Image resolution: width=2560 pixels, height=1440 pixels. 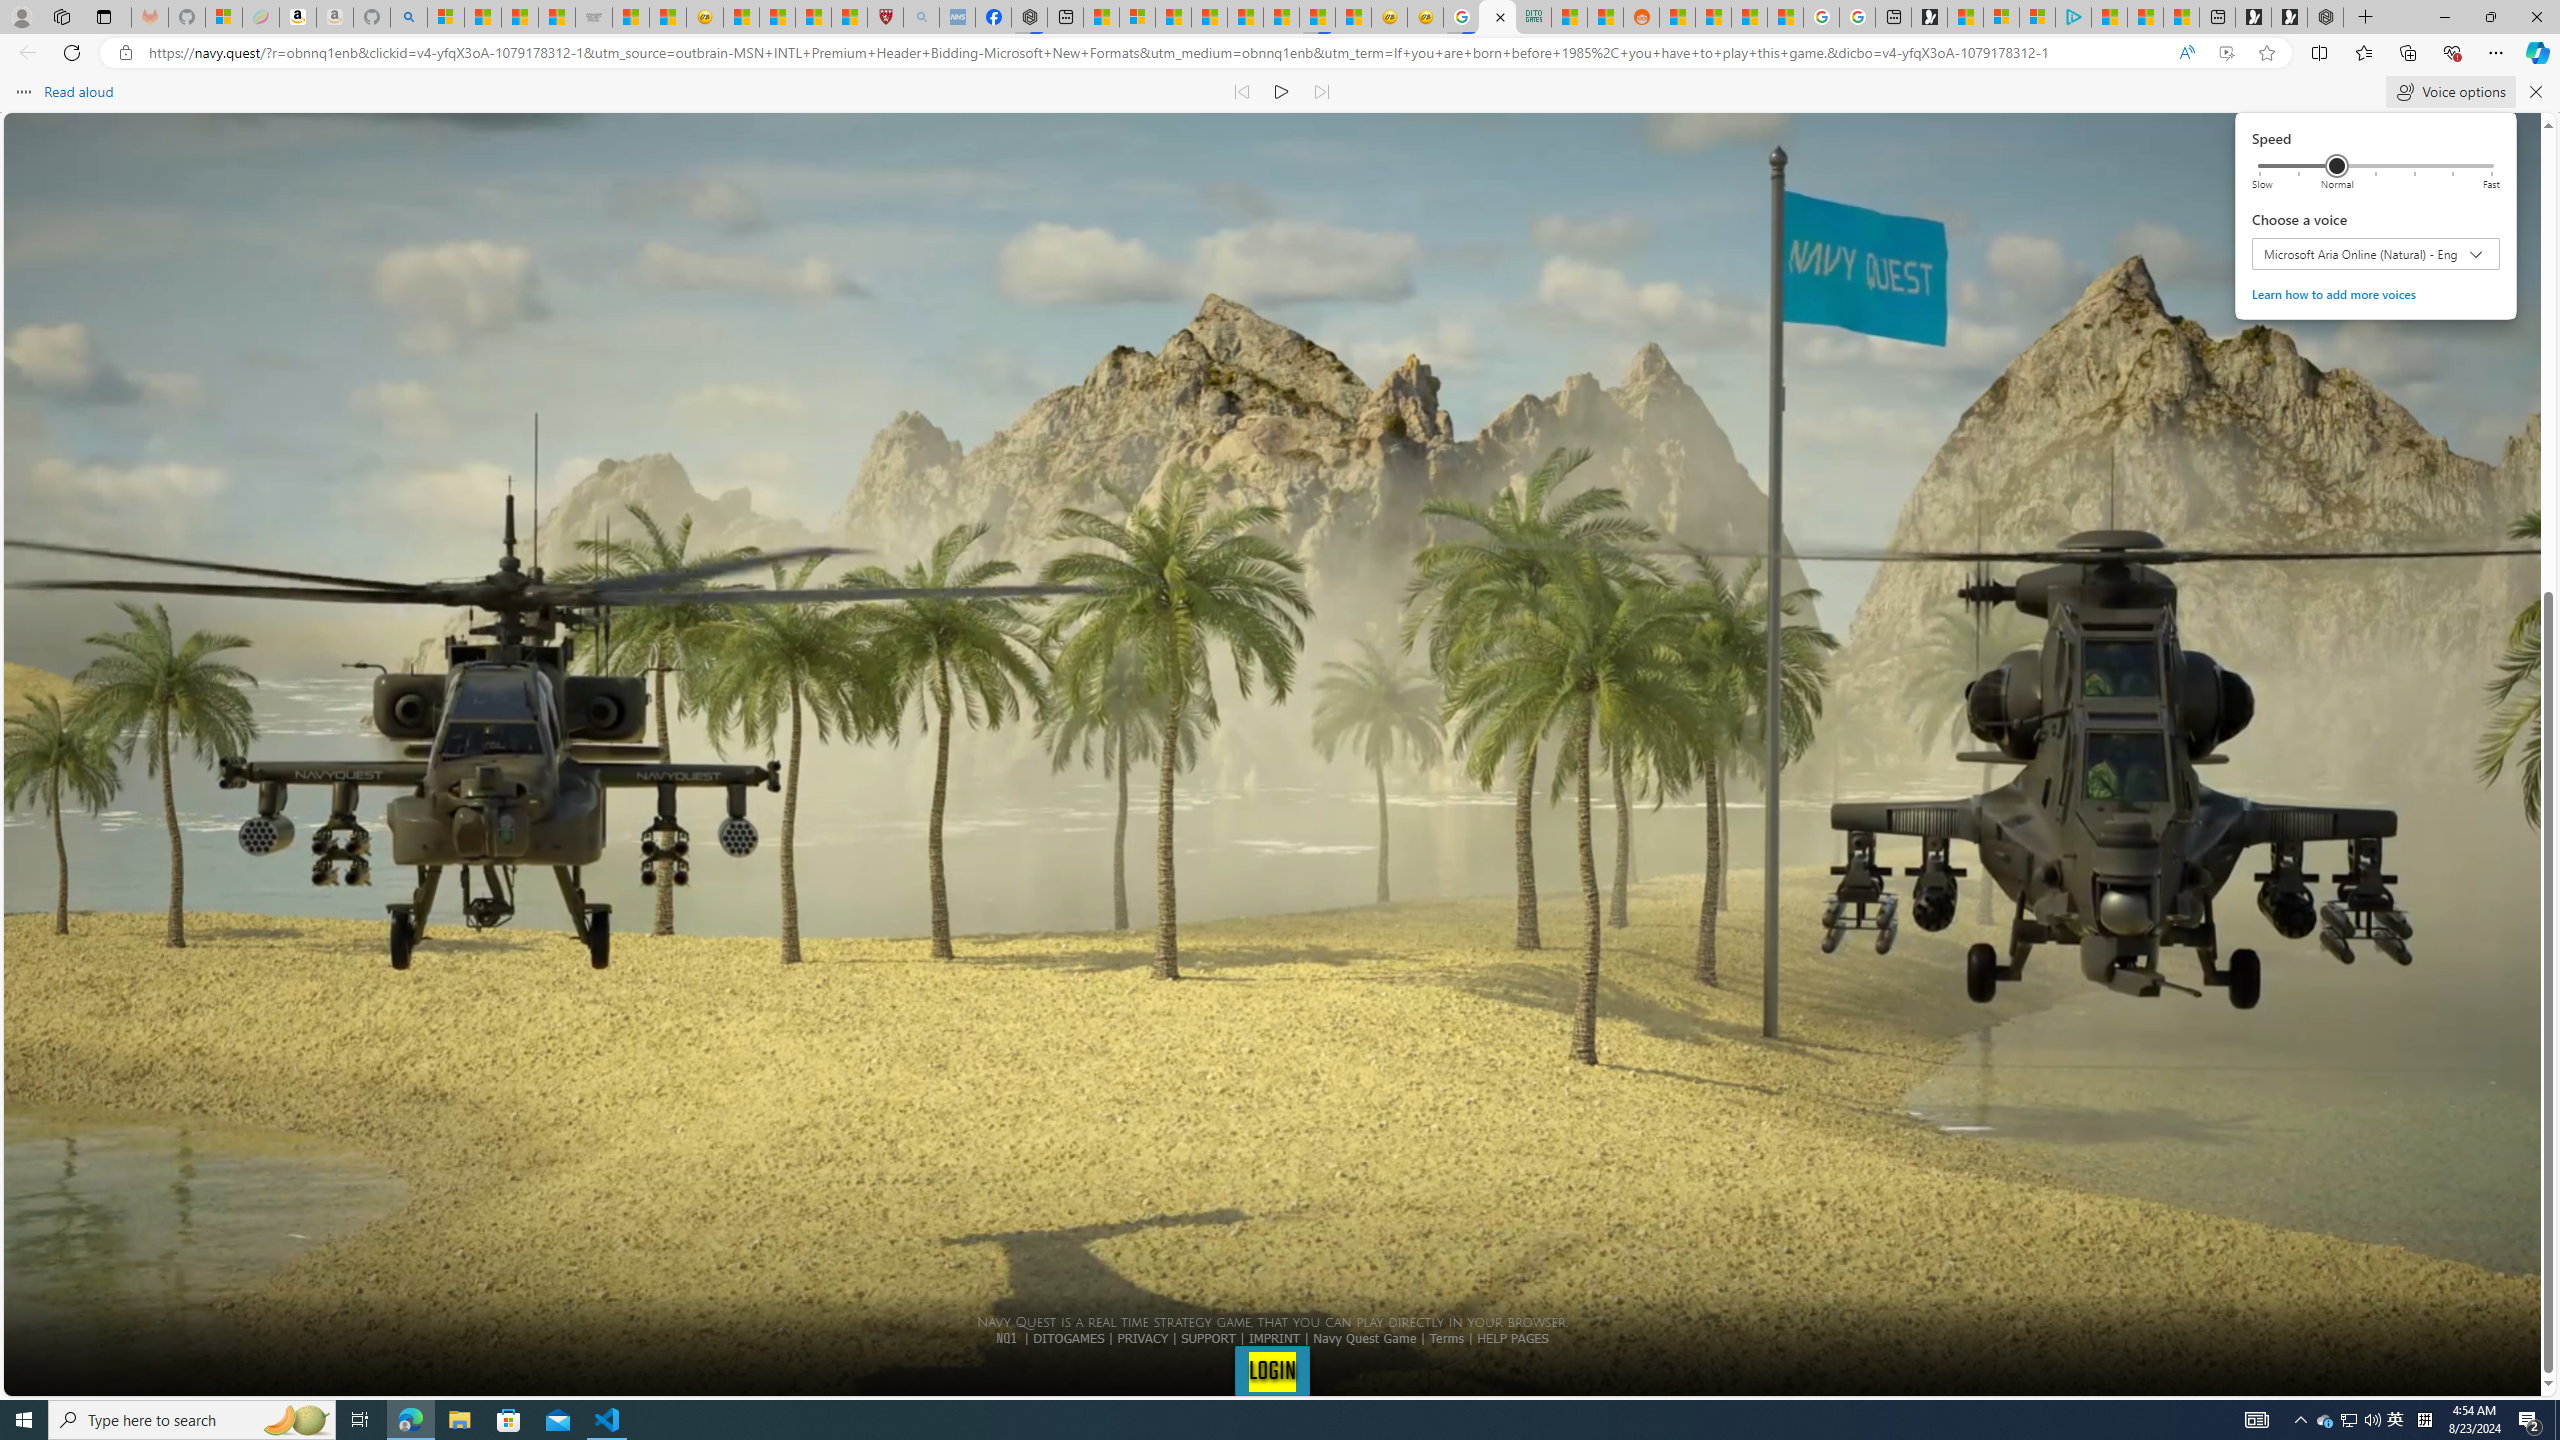 What do you see at coordinates (1142, 1336) in the screenshot?
I see `'PRIVACY'` at bounding box center [1142, 1336].